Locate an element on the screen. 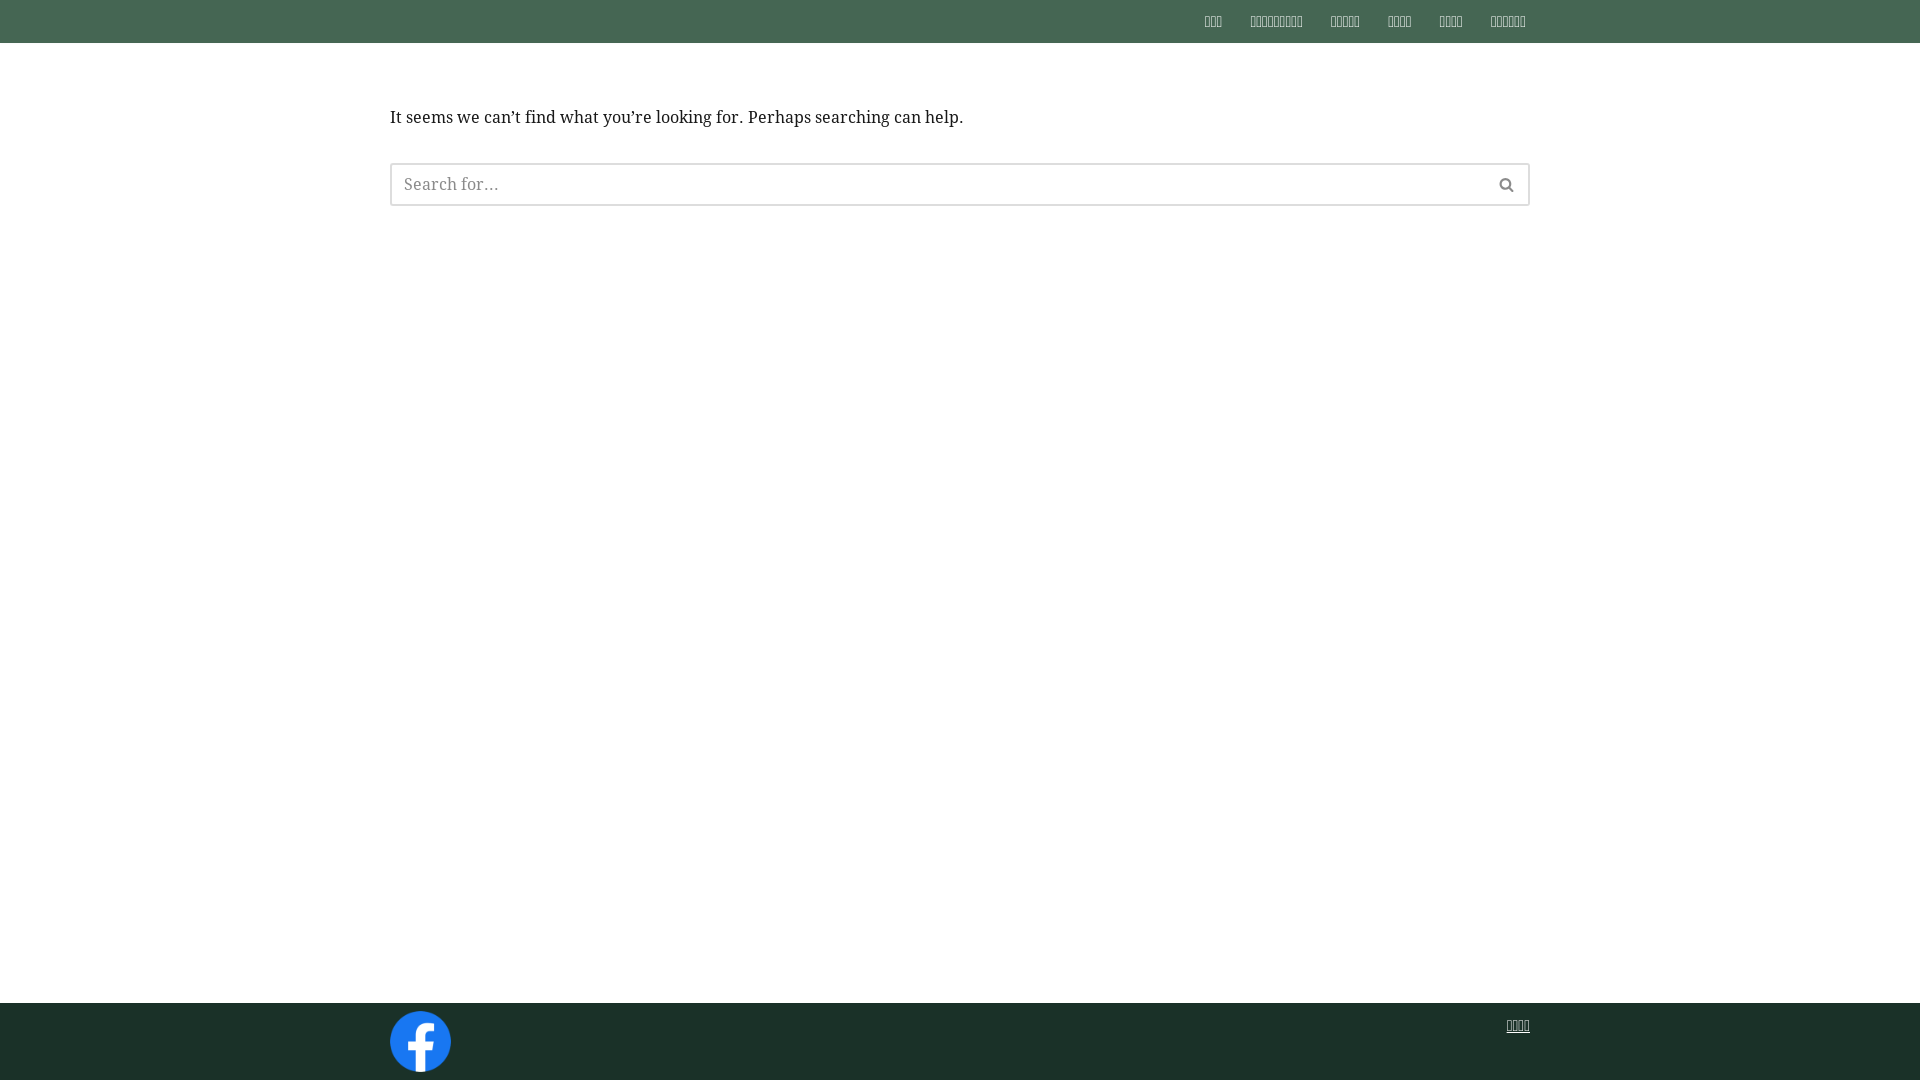 The width and height of the screenshot is (1920, 1080). 'Skip to content' is located at coordinates (0, 42).